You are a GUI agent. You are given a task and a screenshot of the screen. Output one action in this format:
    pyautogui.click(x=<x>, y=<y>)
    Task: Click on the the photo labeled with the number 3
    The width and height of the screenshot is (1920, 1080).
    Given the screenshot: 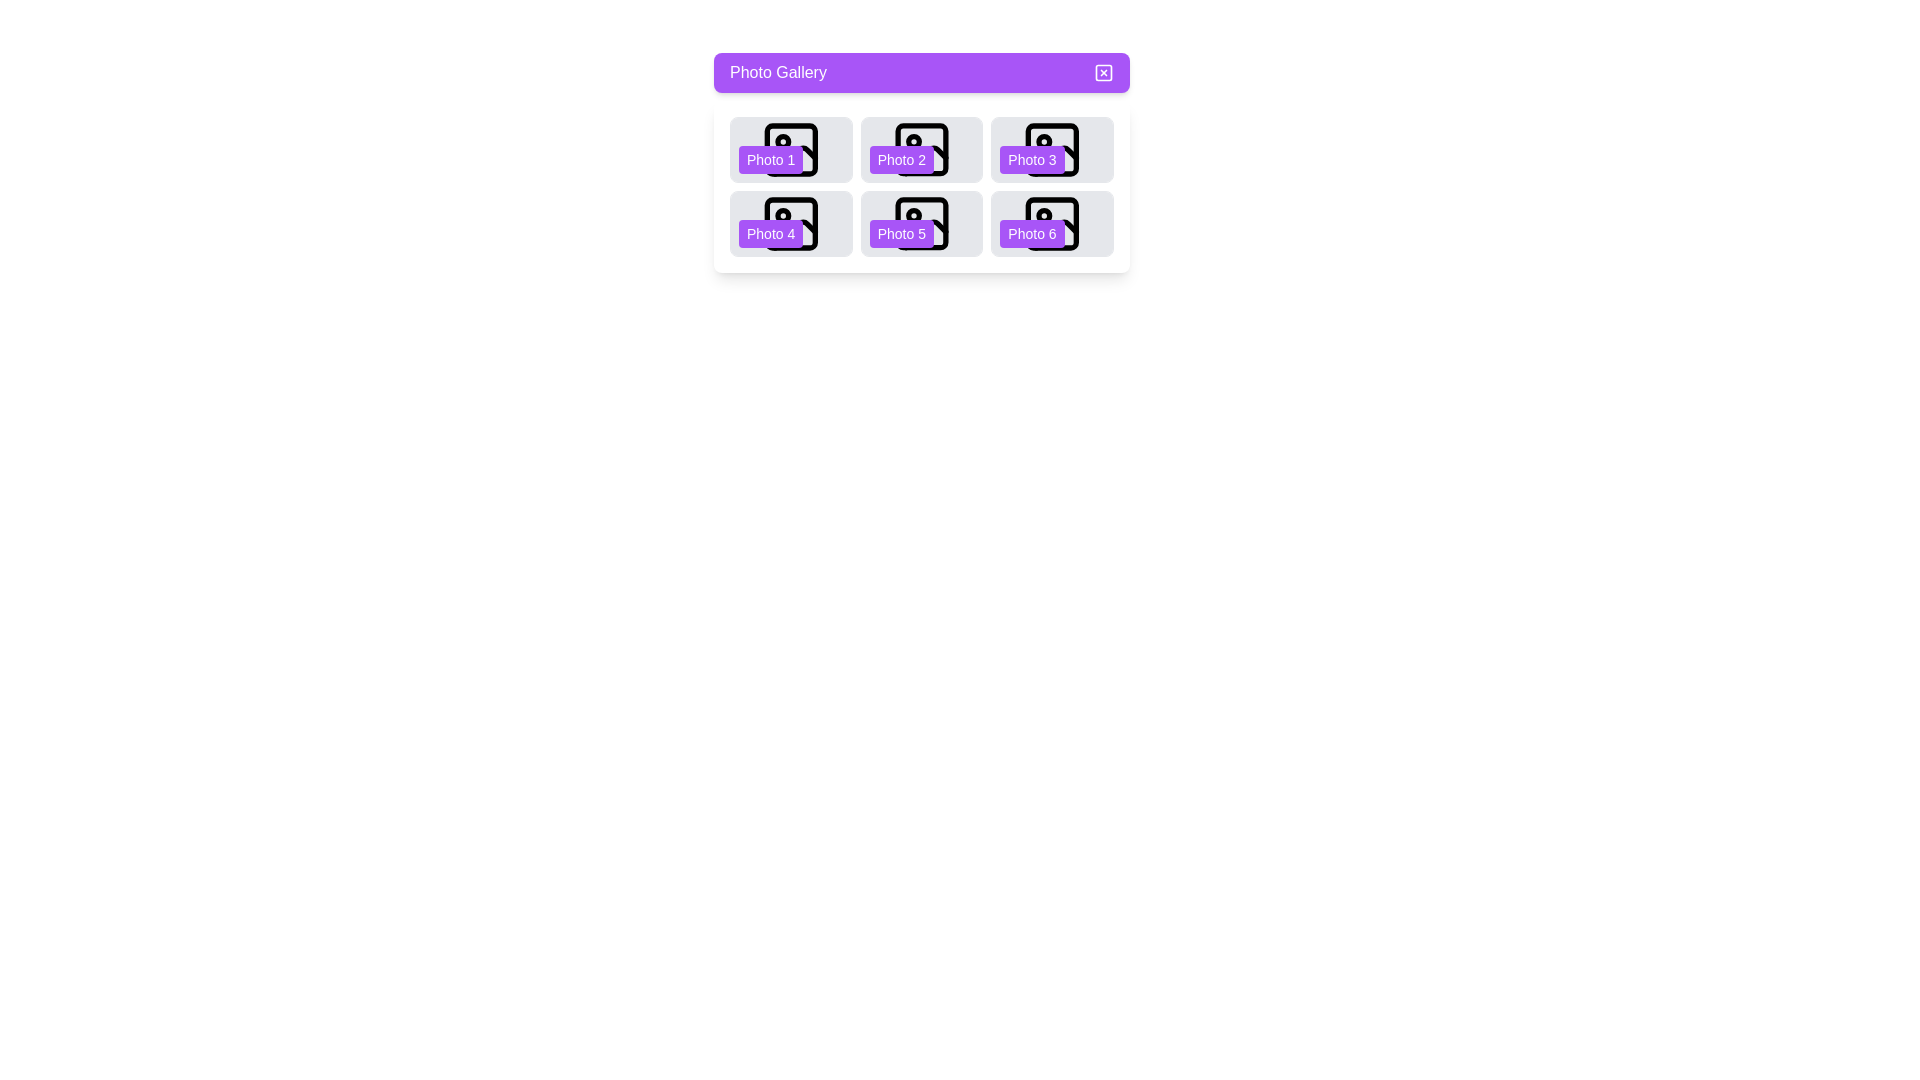 What is the action you would take?
    pyautogui.click(x=1051, y=149)
    